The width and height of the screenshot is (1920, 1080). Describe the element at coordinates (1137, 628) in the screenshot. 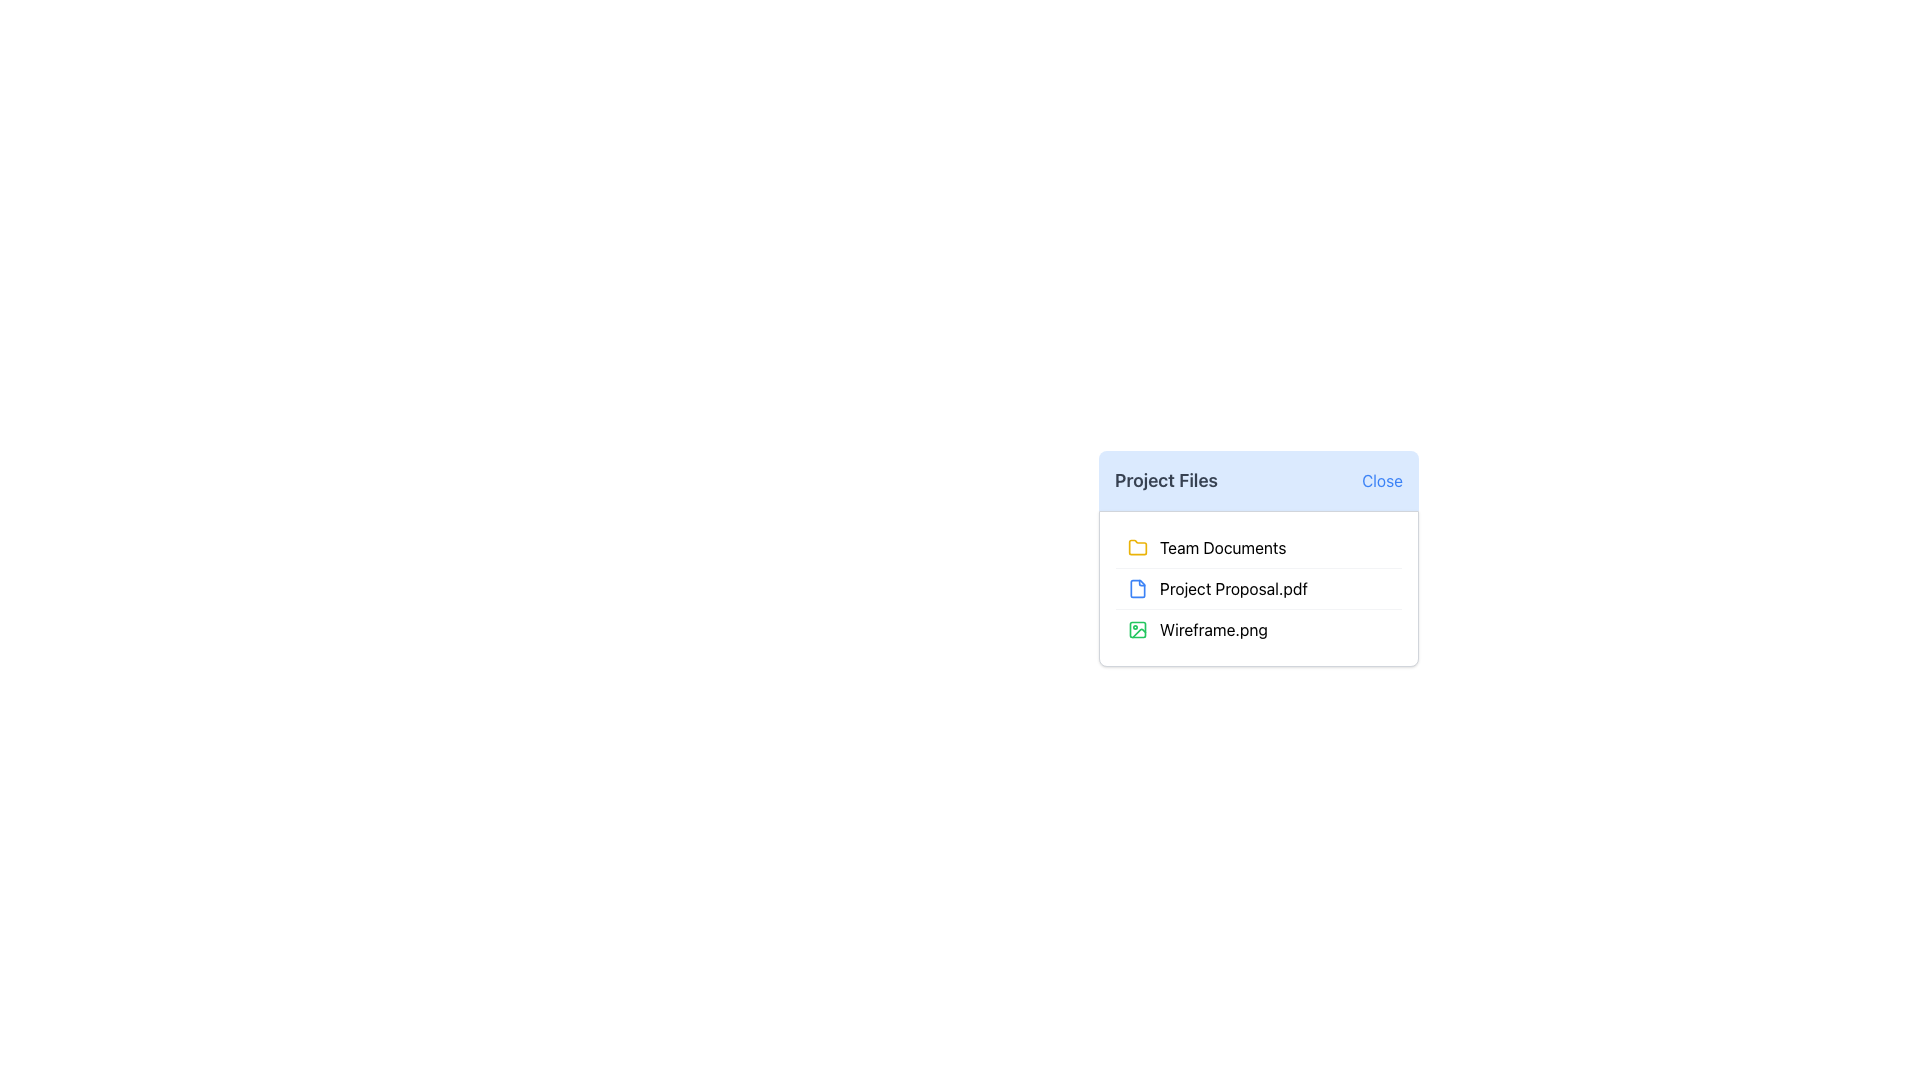

I see `the green file type icon representing 'Wireframe.png', which is located in a vertical card-style file display, positioned to the left of the text and below 'Project Proposal.pdf'` at that location.